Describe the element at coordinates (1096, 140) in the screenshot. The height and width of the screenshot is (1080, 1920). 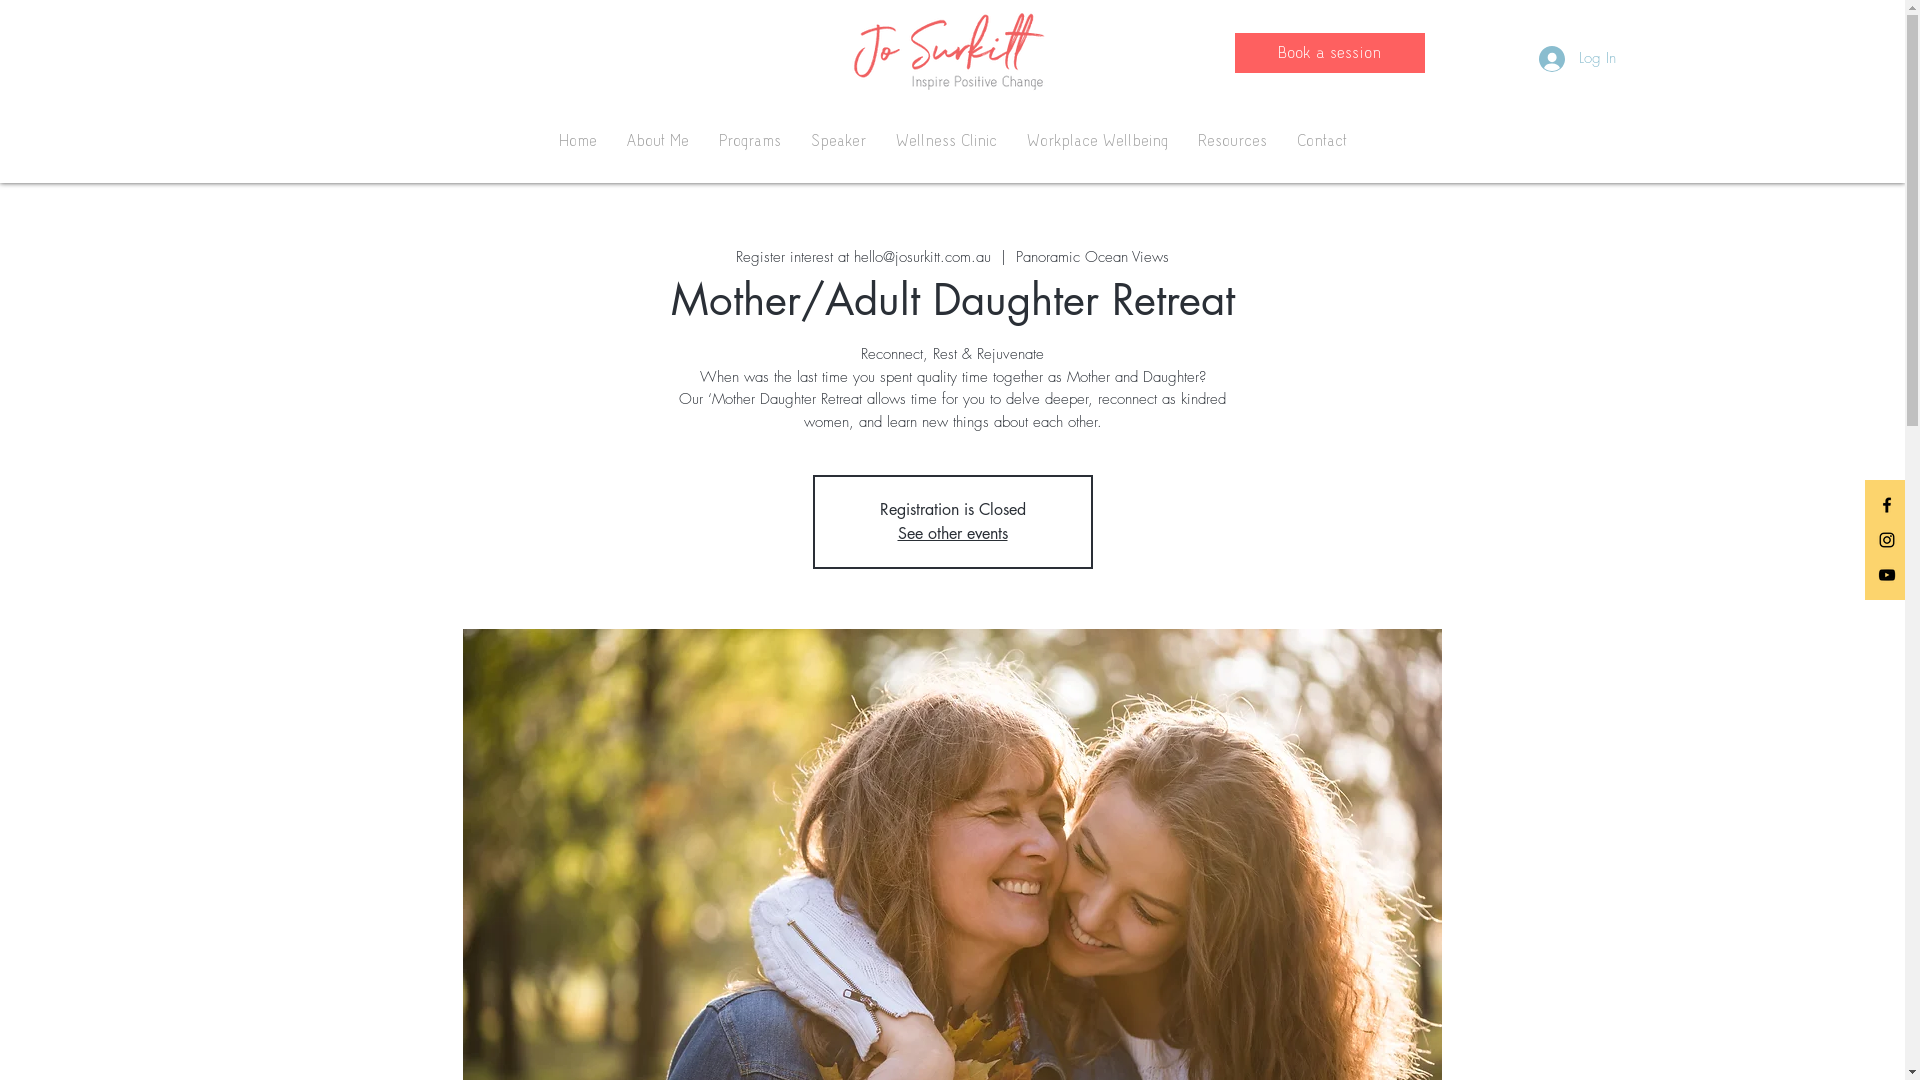
I see `'Workplace Wellbeing'` at that location.